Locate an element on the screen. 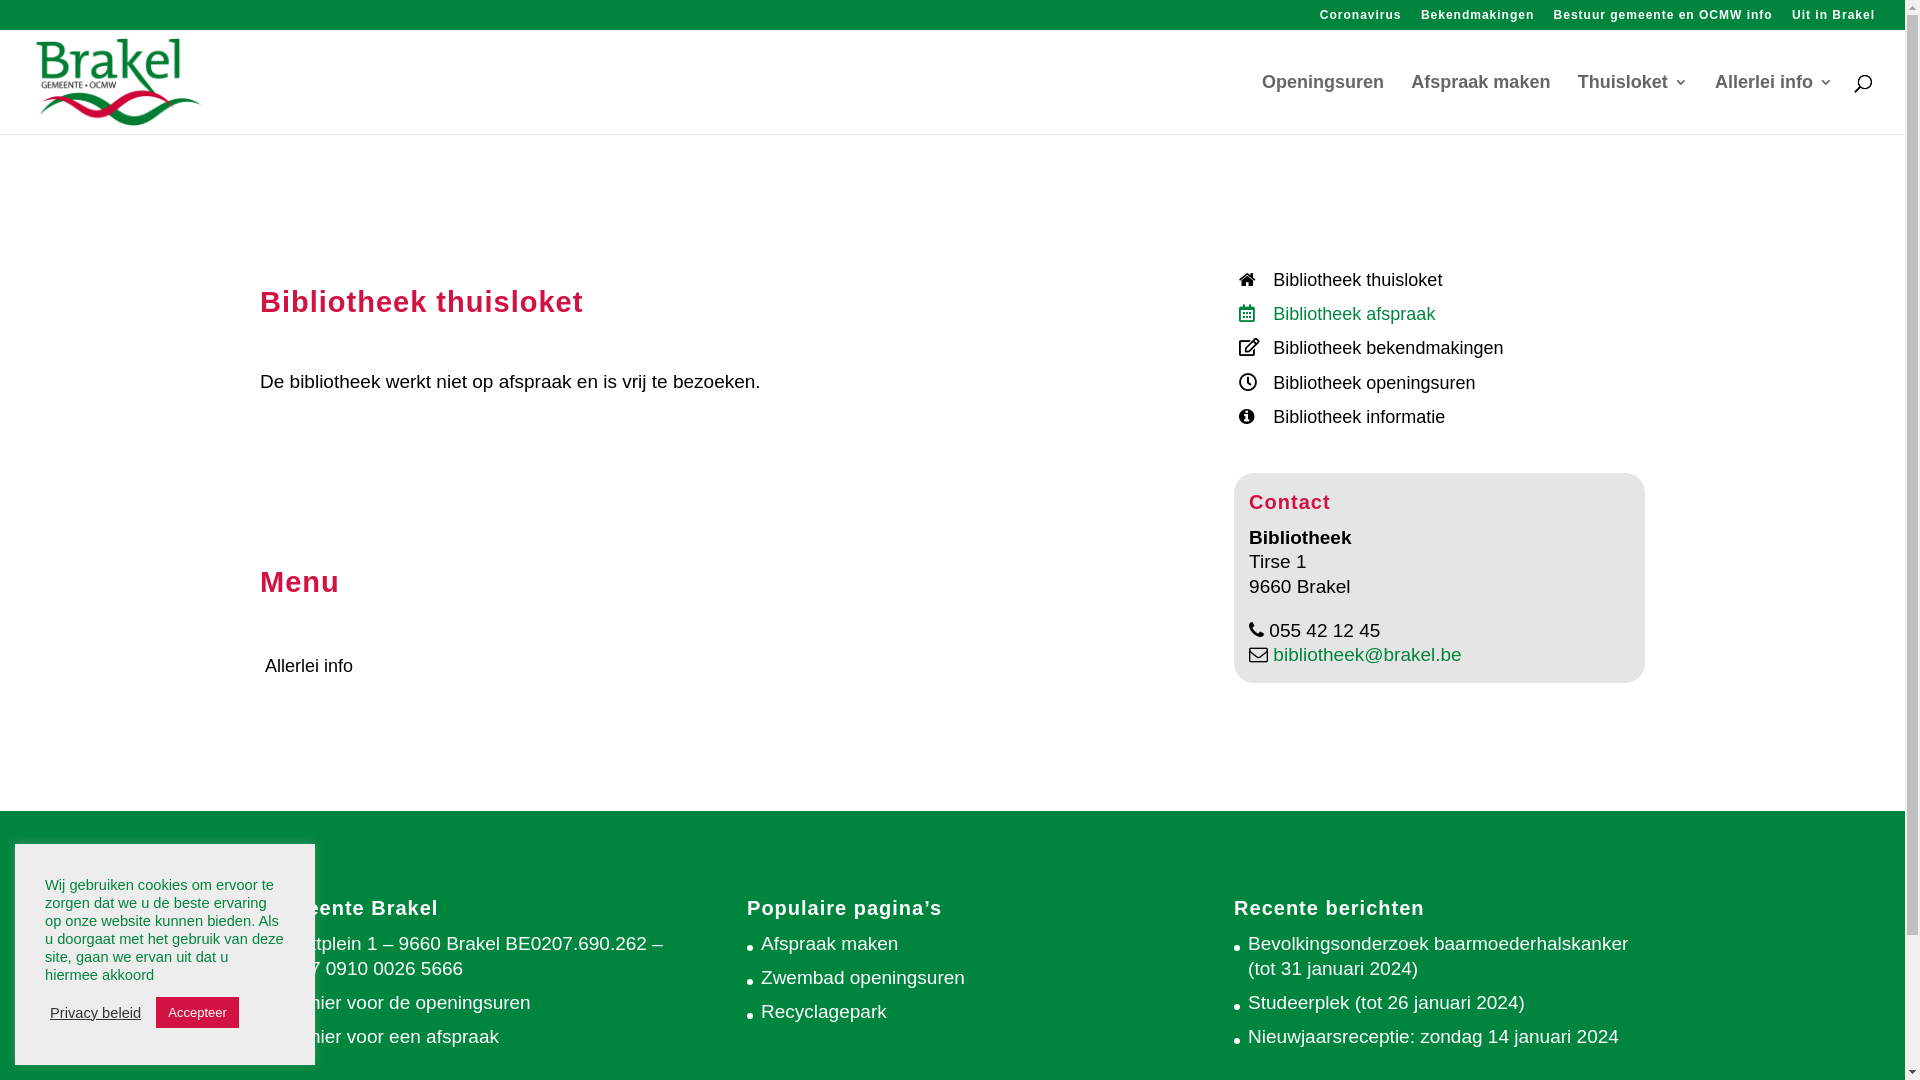 The image size is (1920, 1080). 'Coronavirus' is located at coordinates (1360, 19).